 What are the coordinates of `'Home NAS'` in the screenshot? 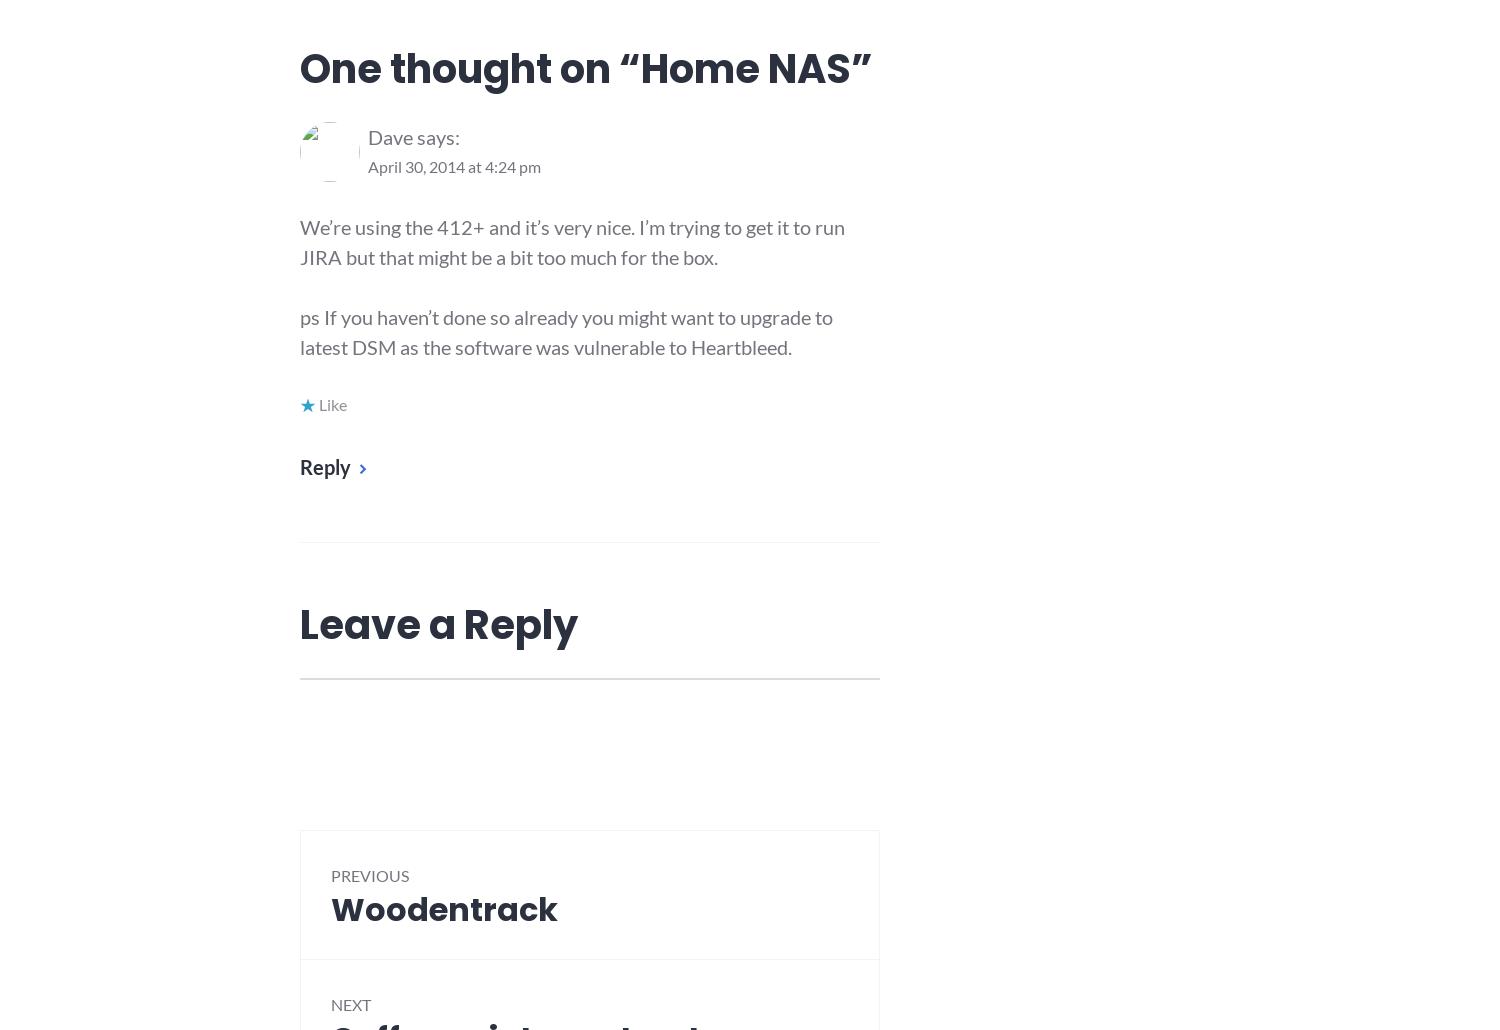 It's located at (744, 69).